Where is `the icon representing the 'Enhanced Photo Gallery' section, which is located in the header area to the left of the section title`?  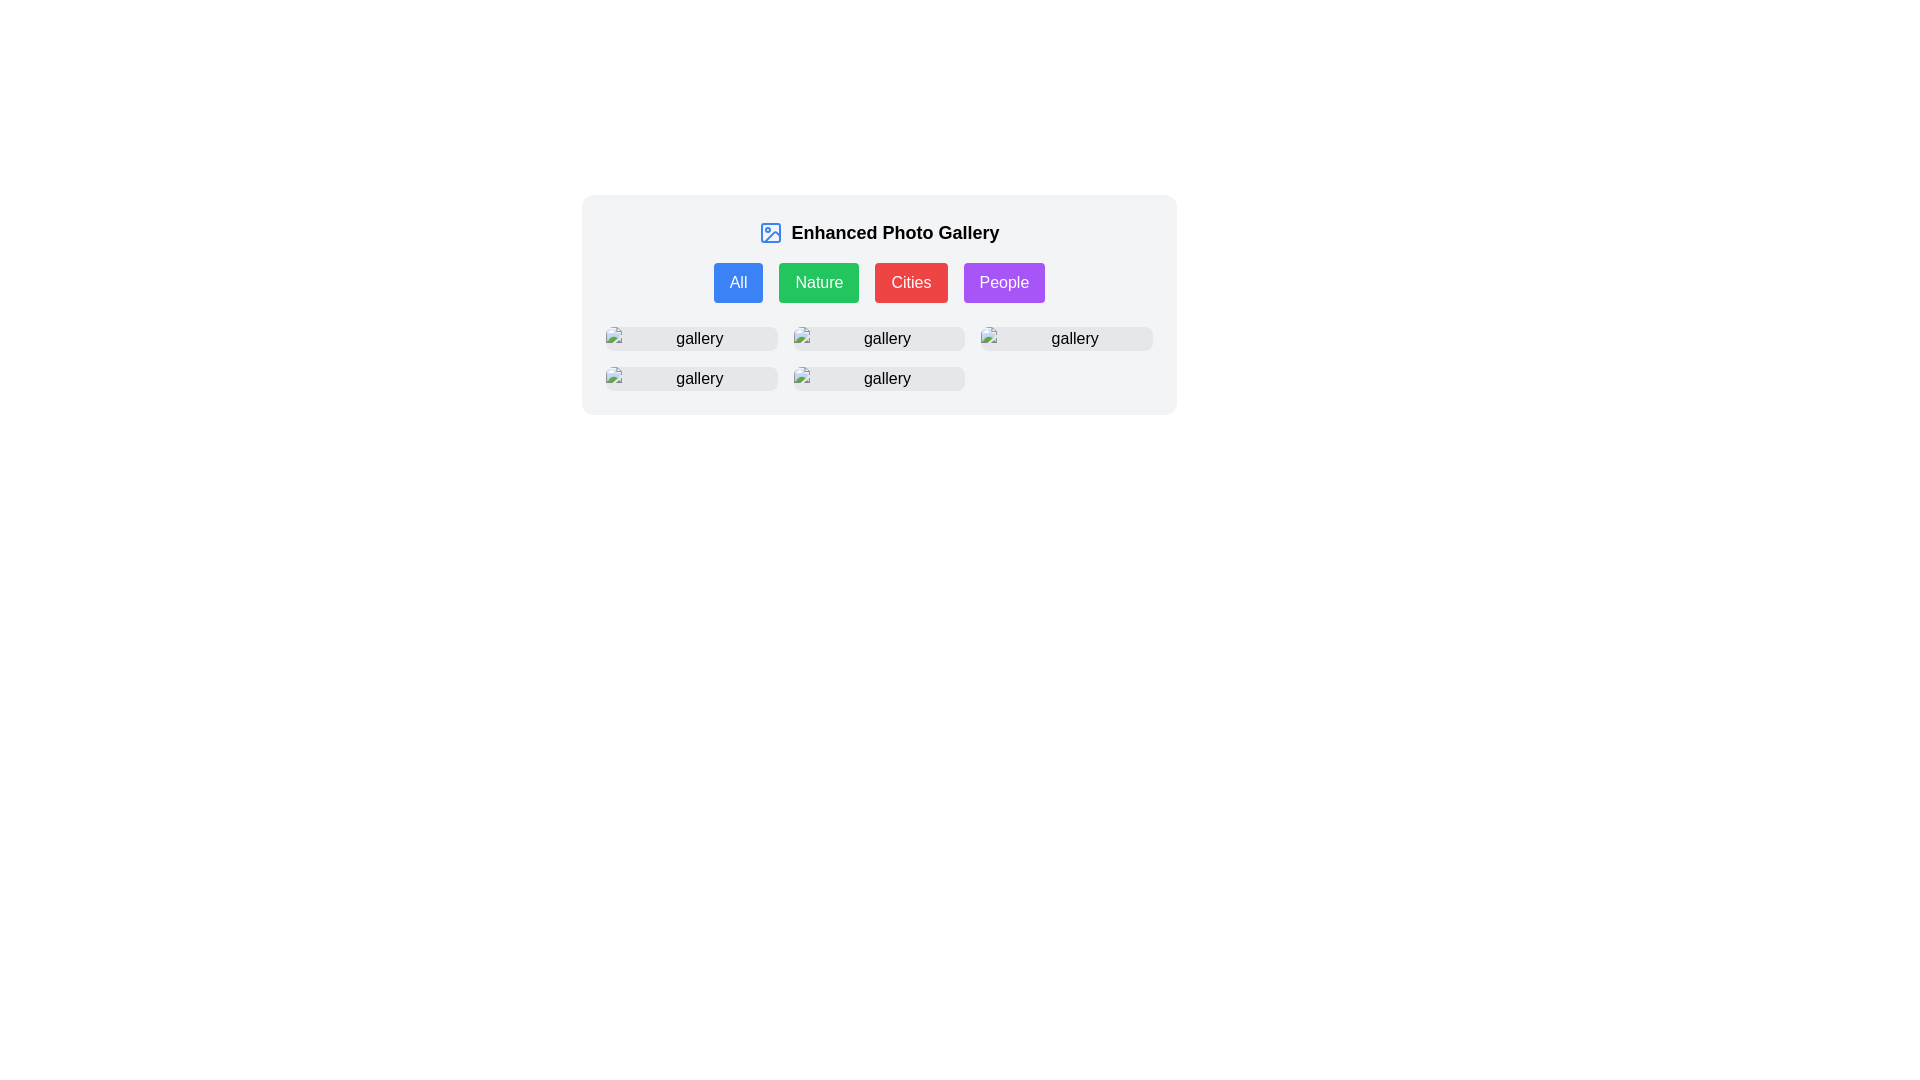 the icon representing the 'Enhanced Photo Gallery' section, which is located in the header area to the left of the section title is located at coordinates (770, 231).